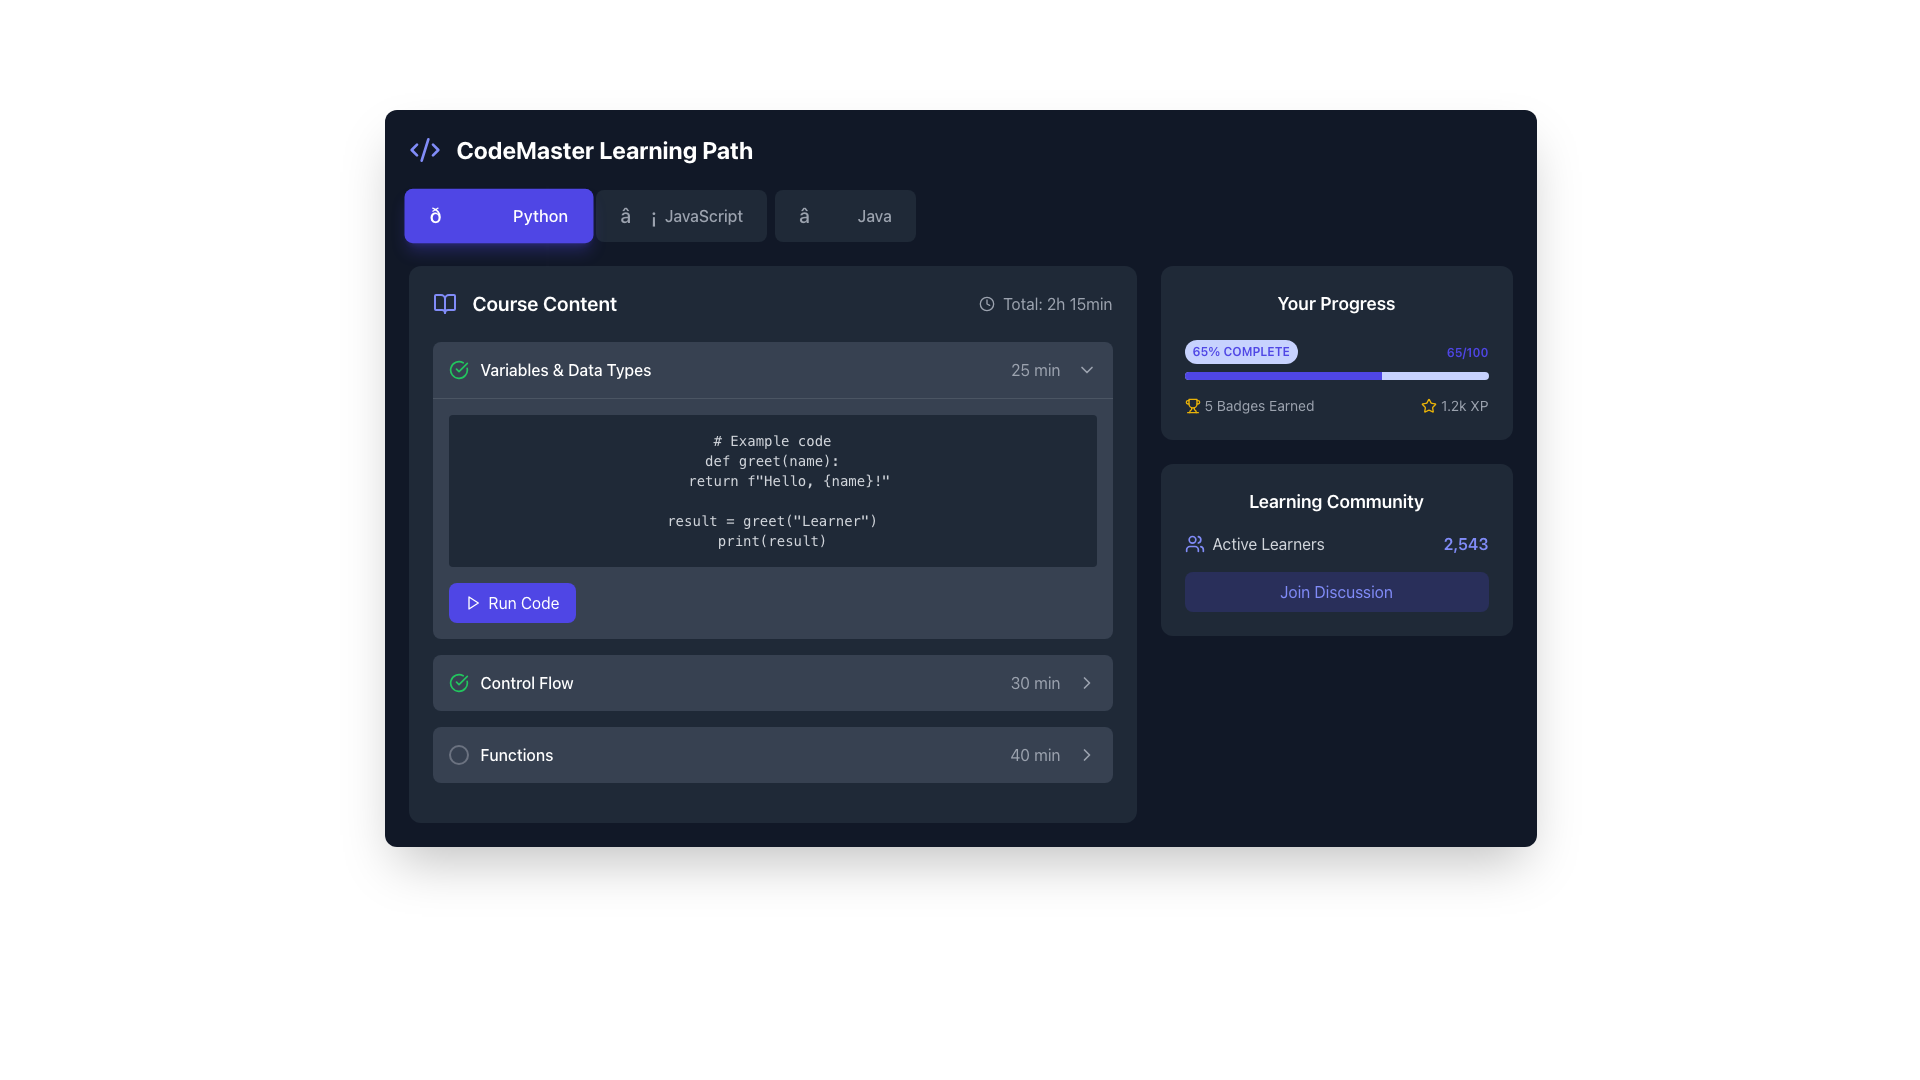 The height and width of the screenshot is (1080, 1920). I want to click on the text label displaying 'Python' in white font on a purple background, which is located to the right of a snake emoji icon in the user interface's top section, so click(540, 216).